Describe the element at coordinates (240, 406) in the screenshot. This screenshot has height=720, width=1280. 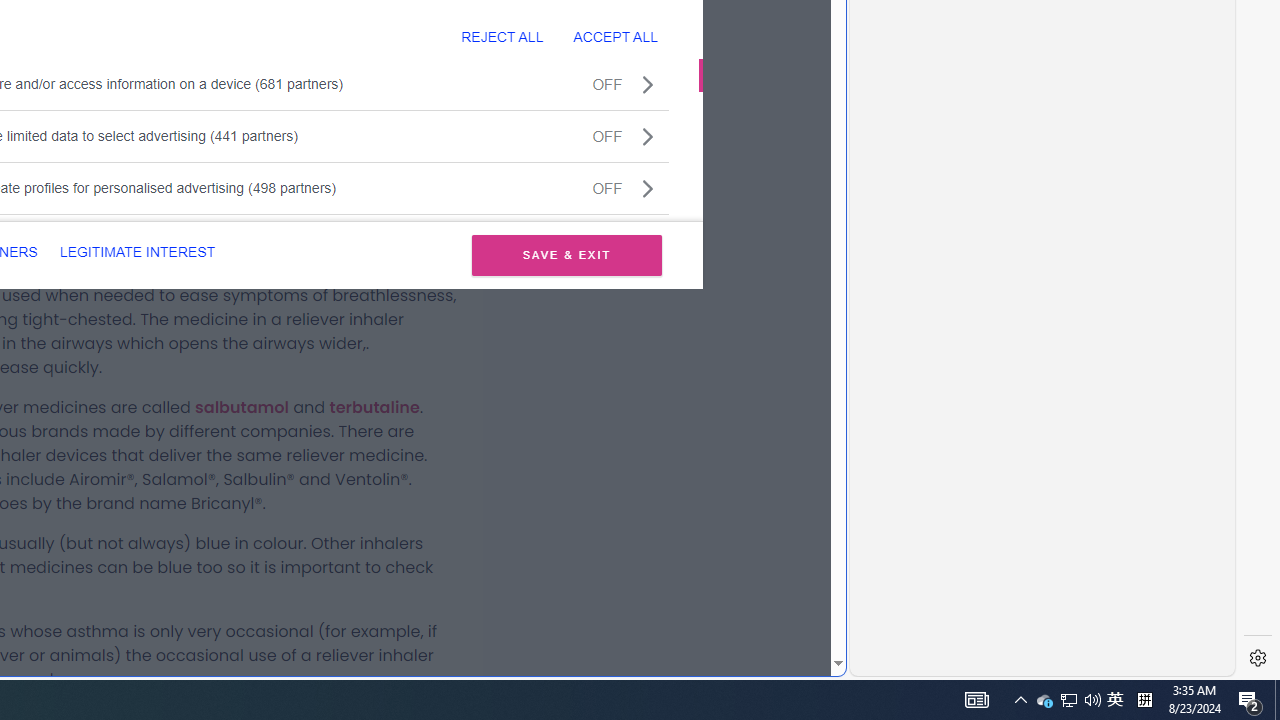
I see `'salbutamol'` at that location.